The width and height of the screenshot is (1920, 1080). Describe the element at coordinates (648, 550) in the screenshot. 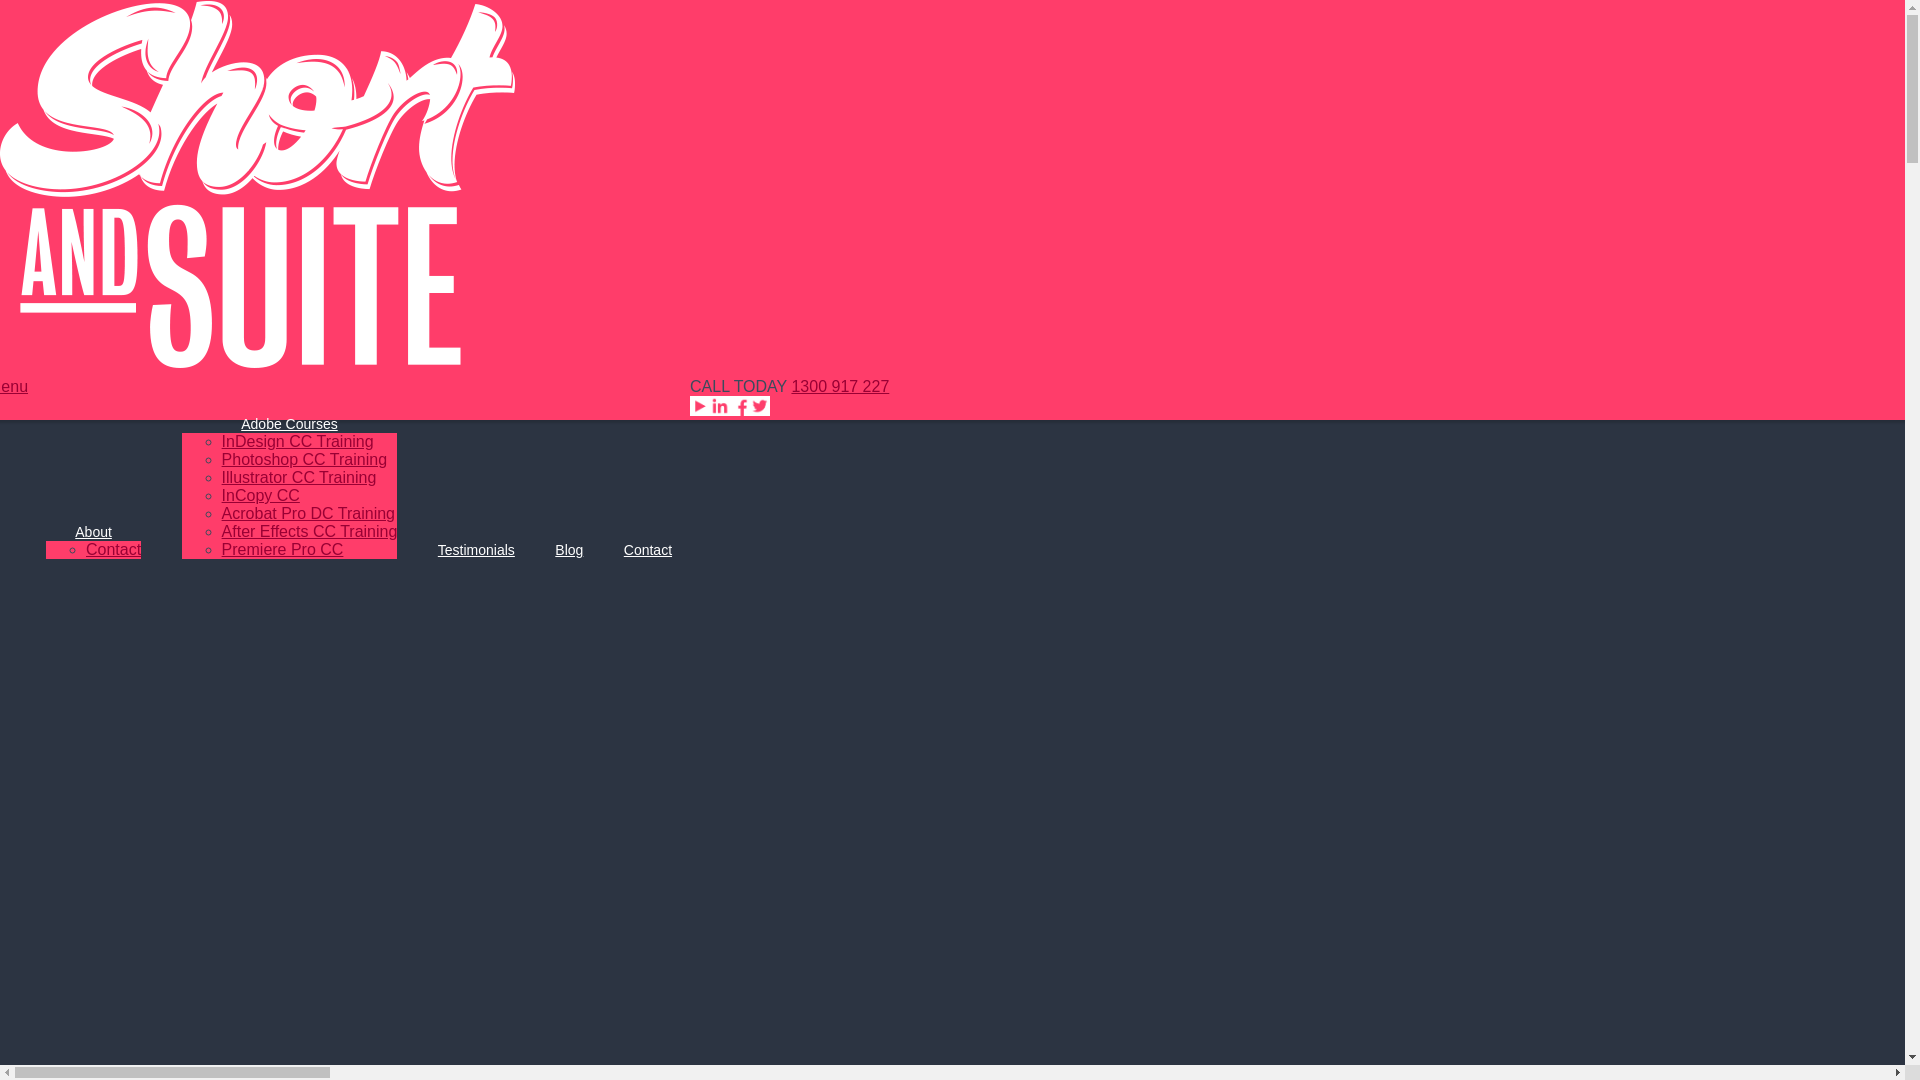

I see `'Contact'` at that location.